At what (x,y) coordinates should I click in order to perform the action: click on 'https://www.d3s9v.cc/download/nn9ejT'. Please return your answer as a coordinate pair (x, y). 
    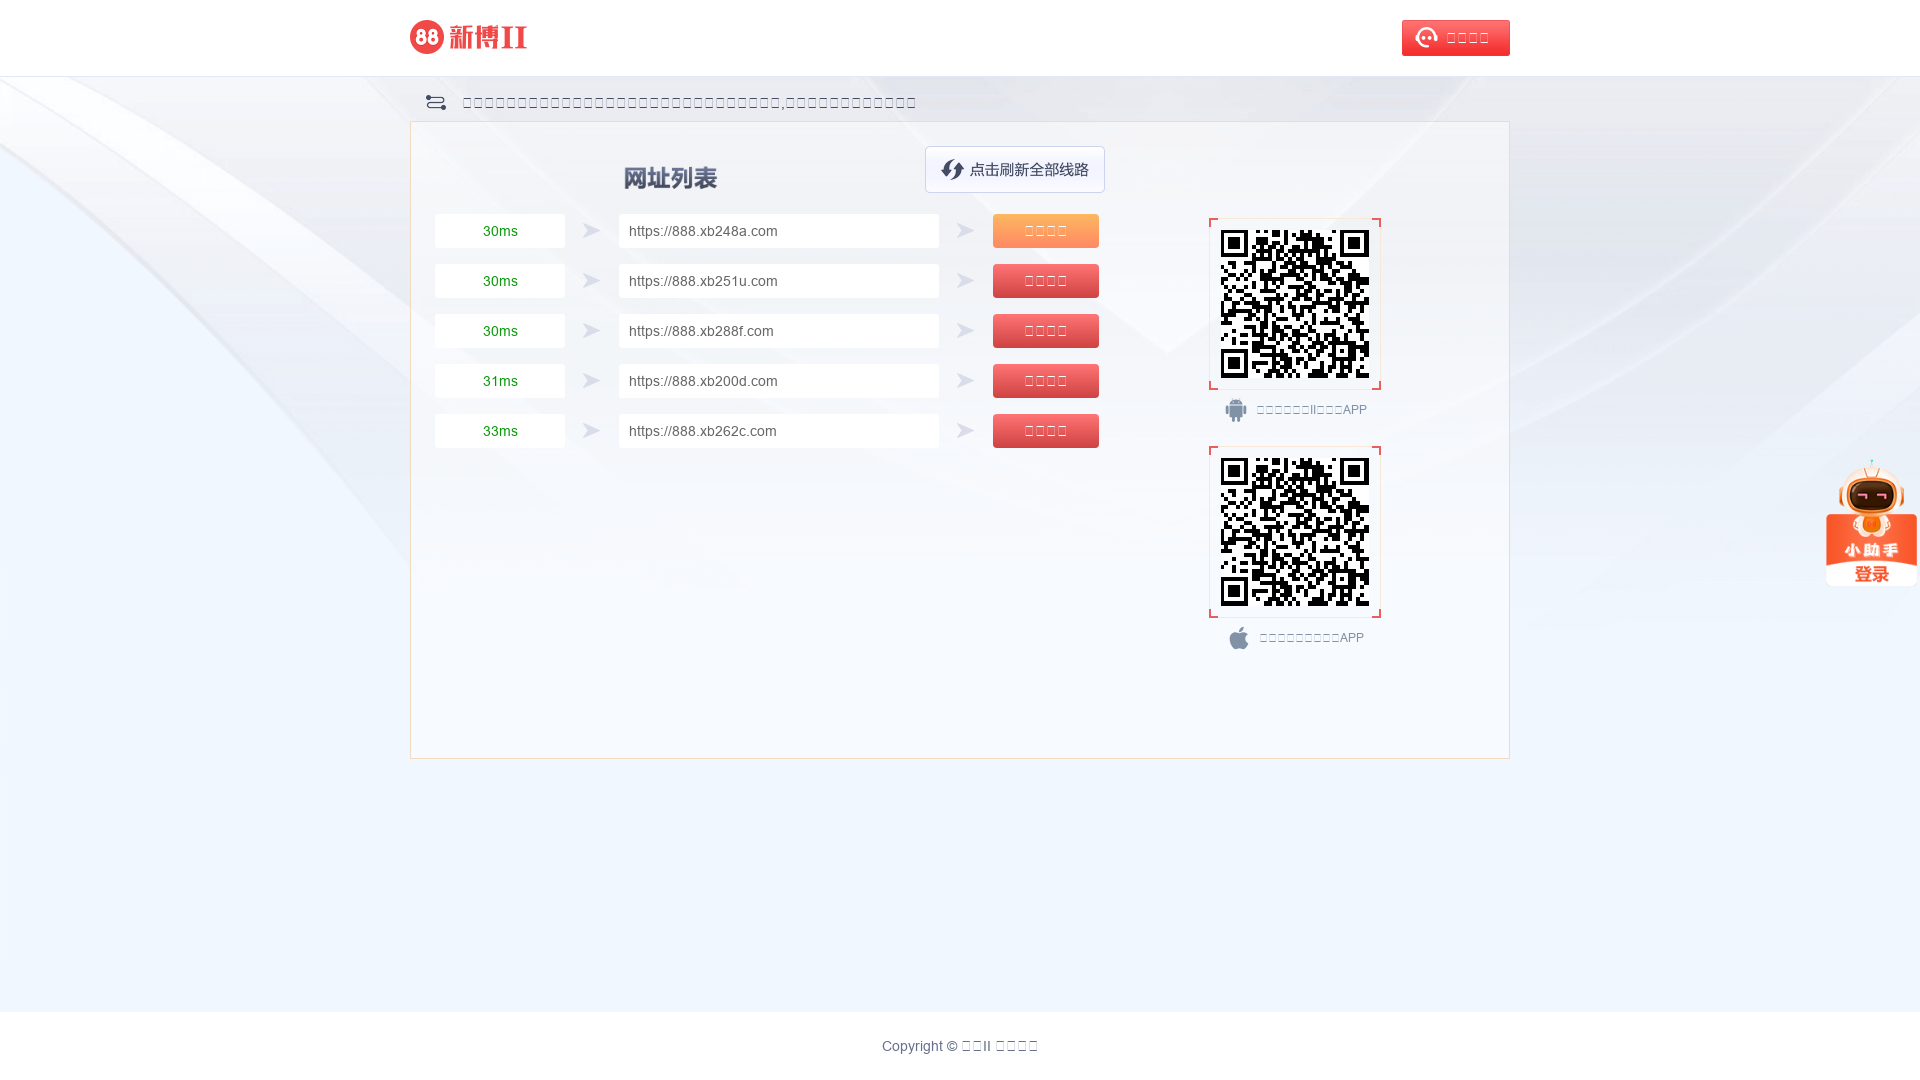
    Looking at the image, I should click on (1295, 304).